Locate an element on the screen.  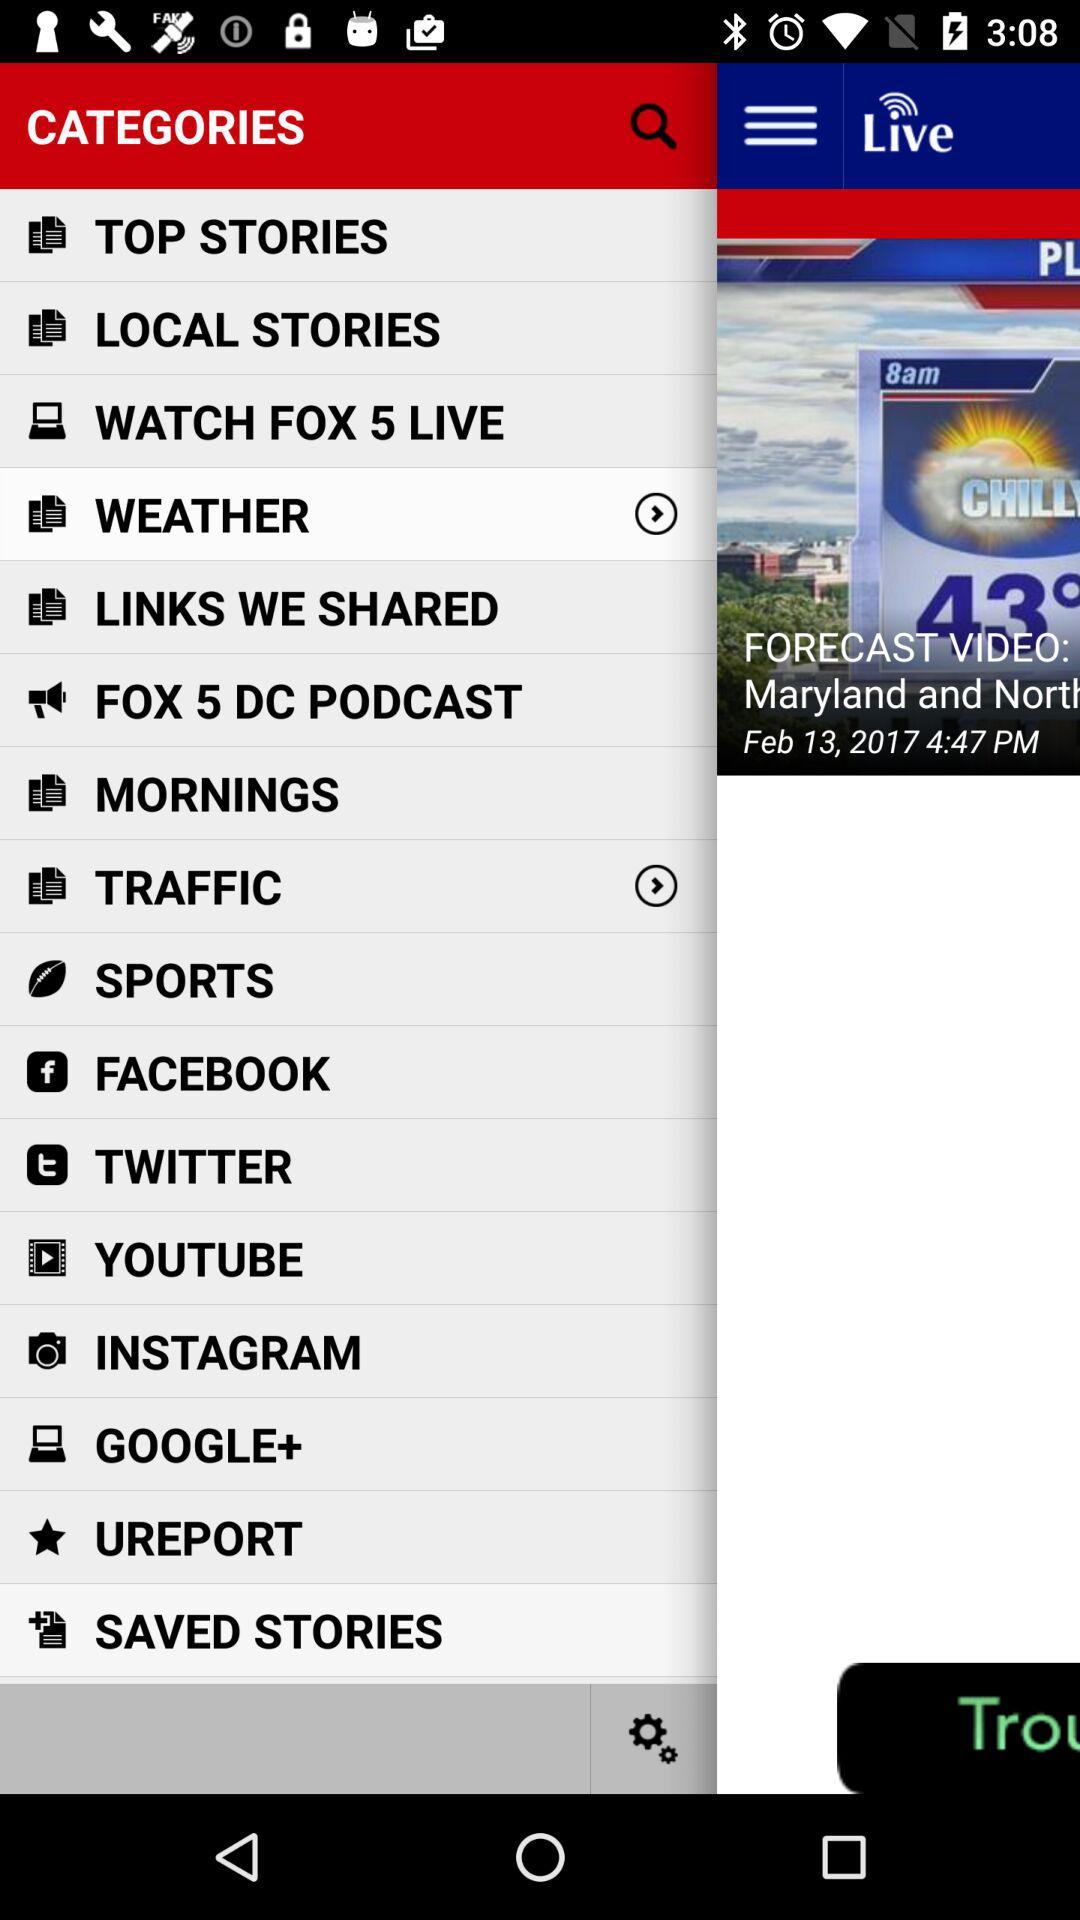
the home icon is located at coordinates (906, 124).